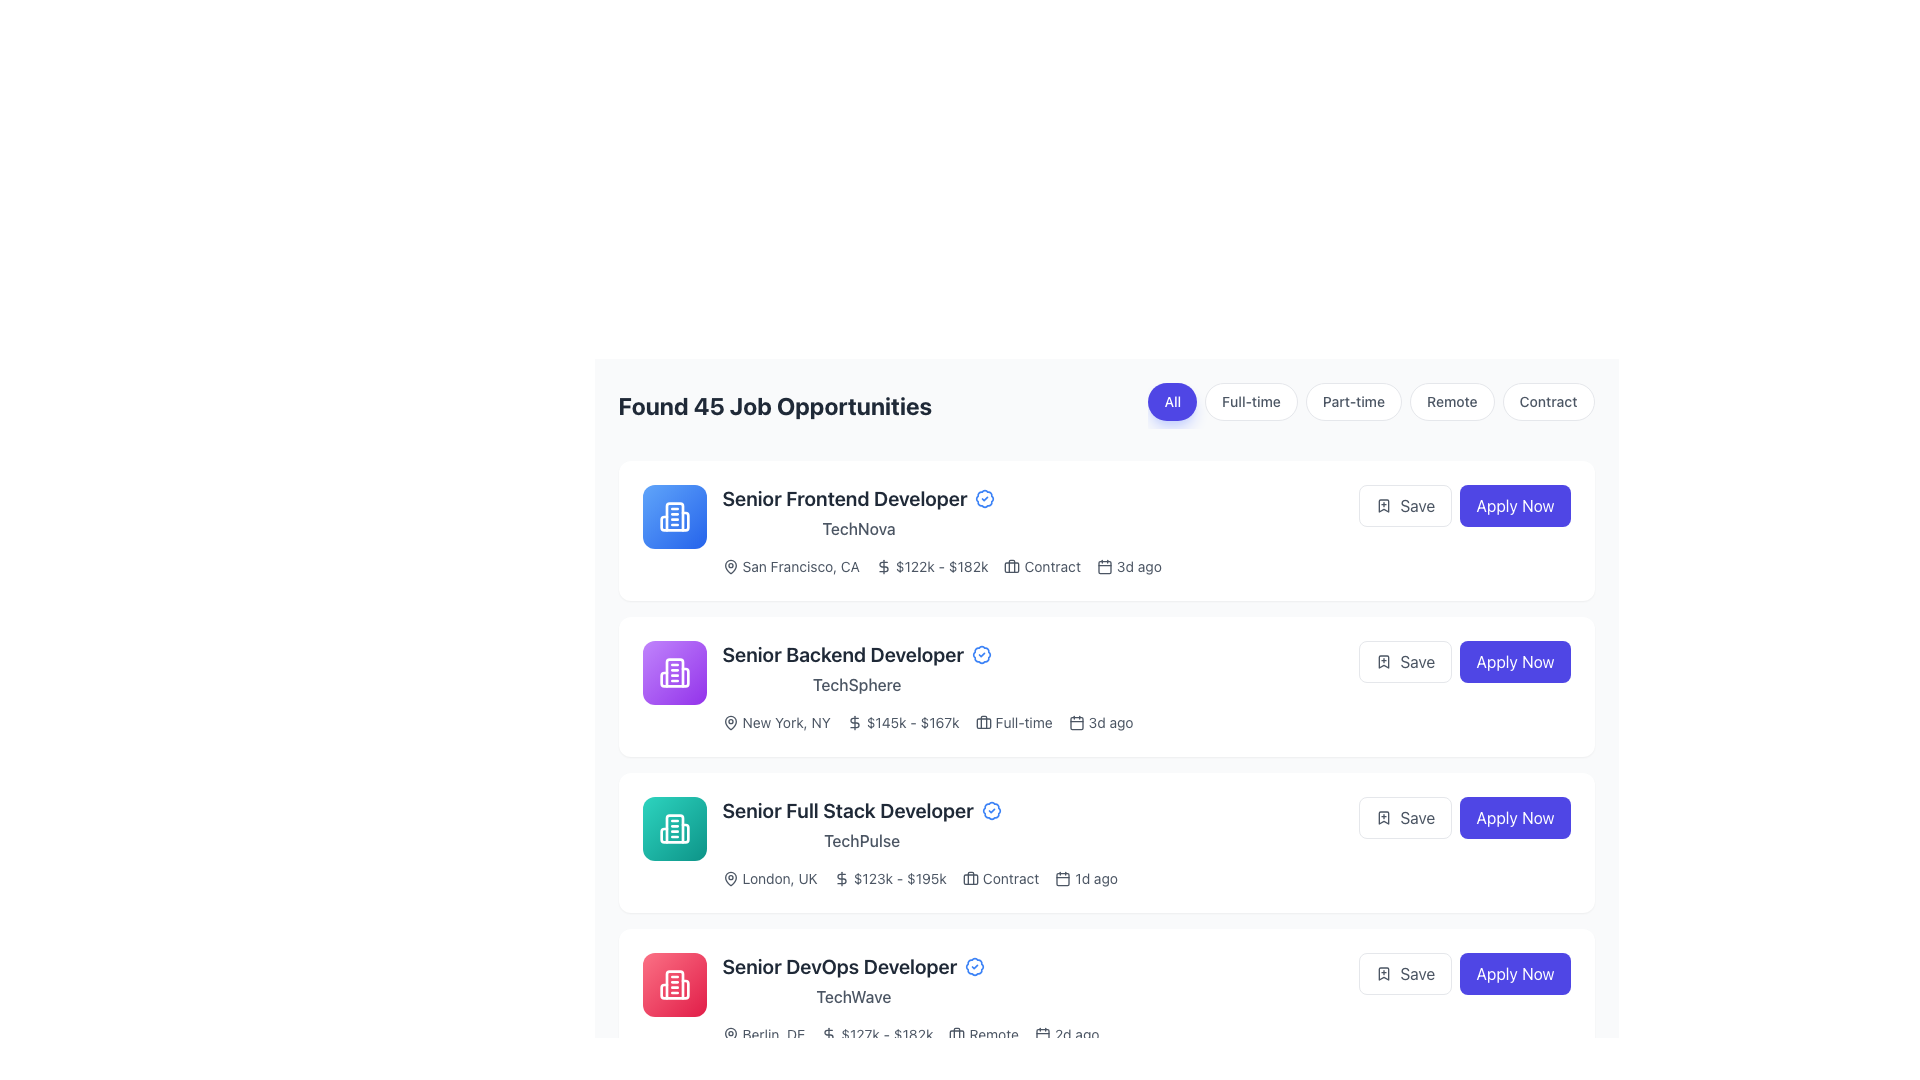  I want to click on the Decorative SVG component that is part of the briefcase icon for a job opportunity listing, located on the left side of the job entry, so click(983, 723).